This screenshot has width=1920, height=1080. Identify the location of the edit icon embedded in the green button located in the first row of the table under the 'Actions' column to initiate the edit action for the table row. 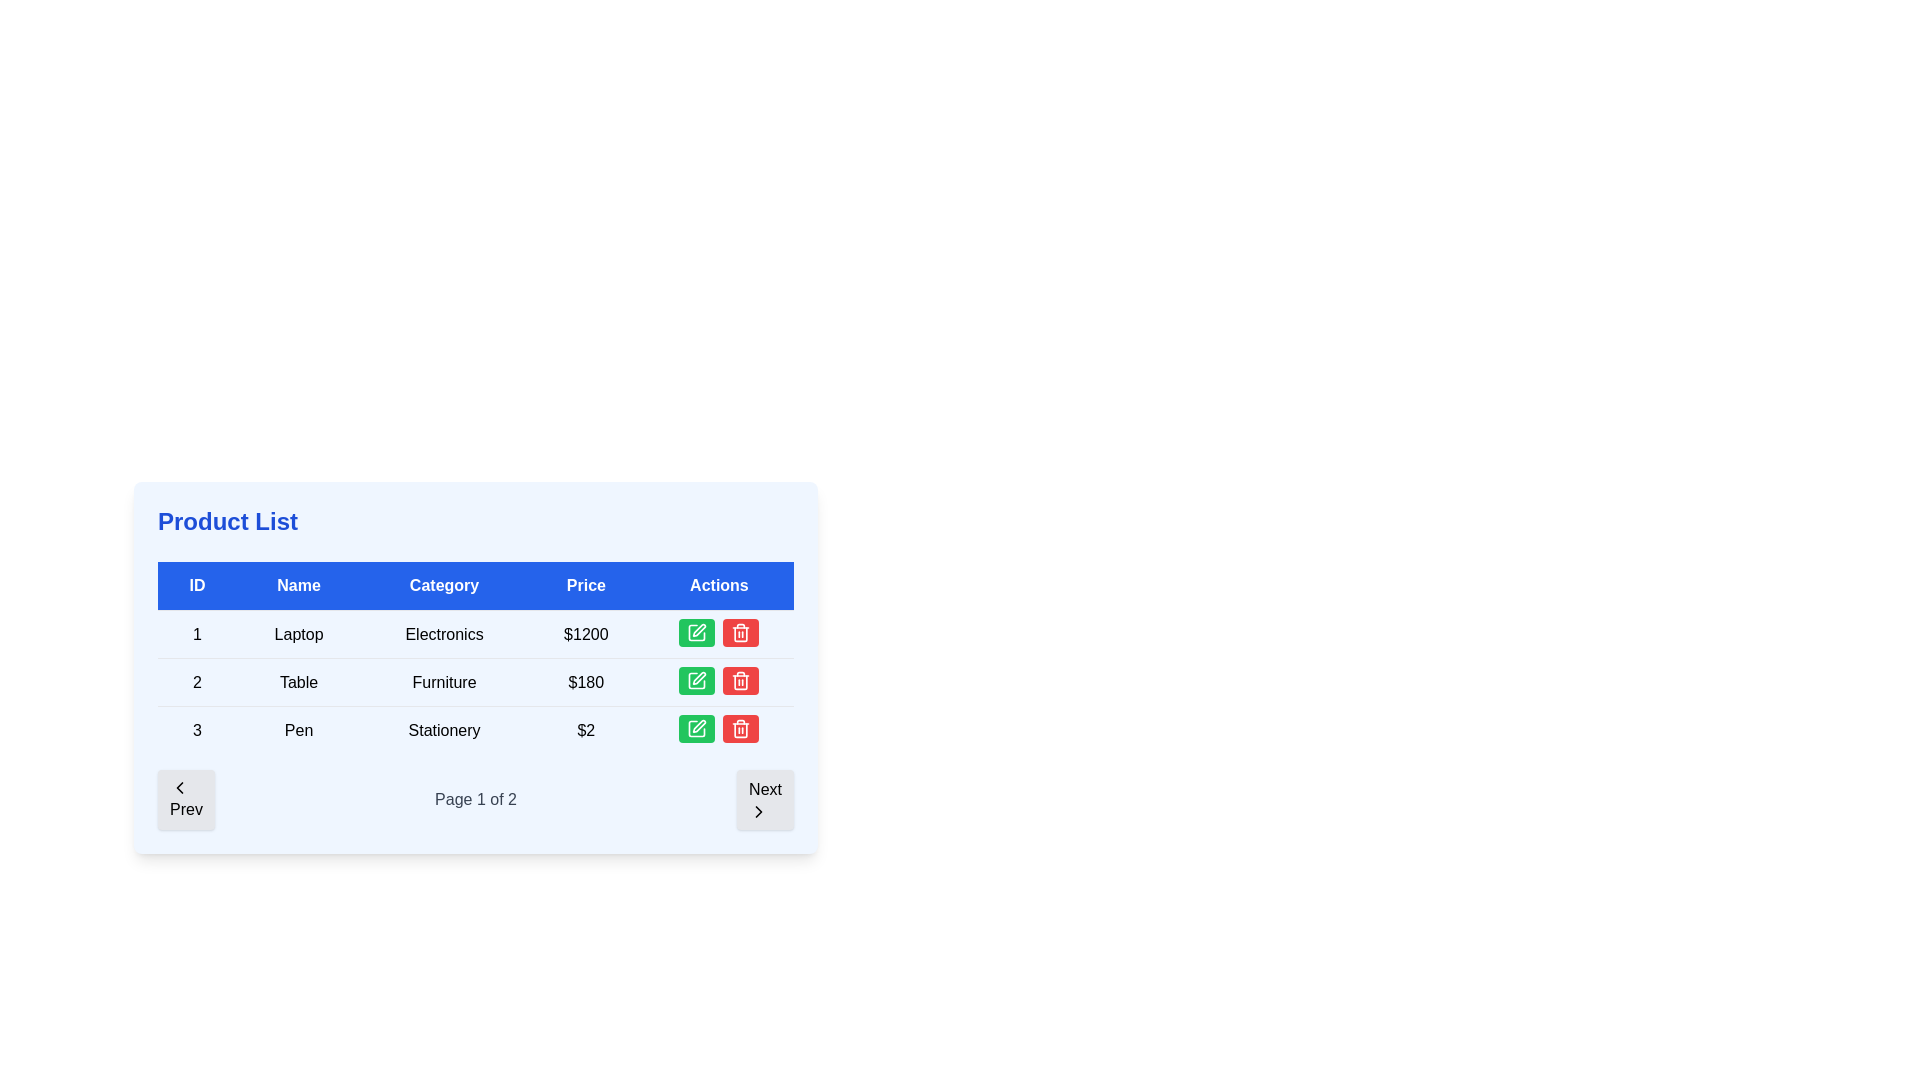
(697, 632).